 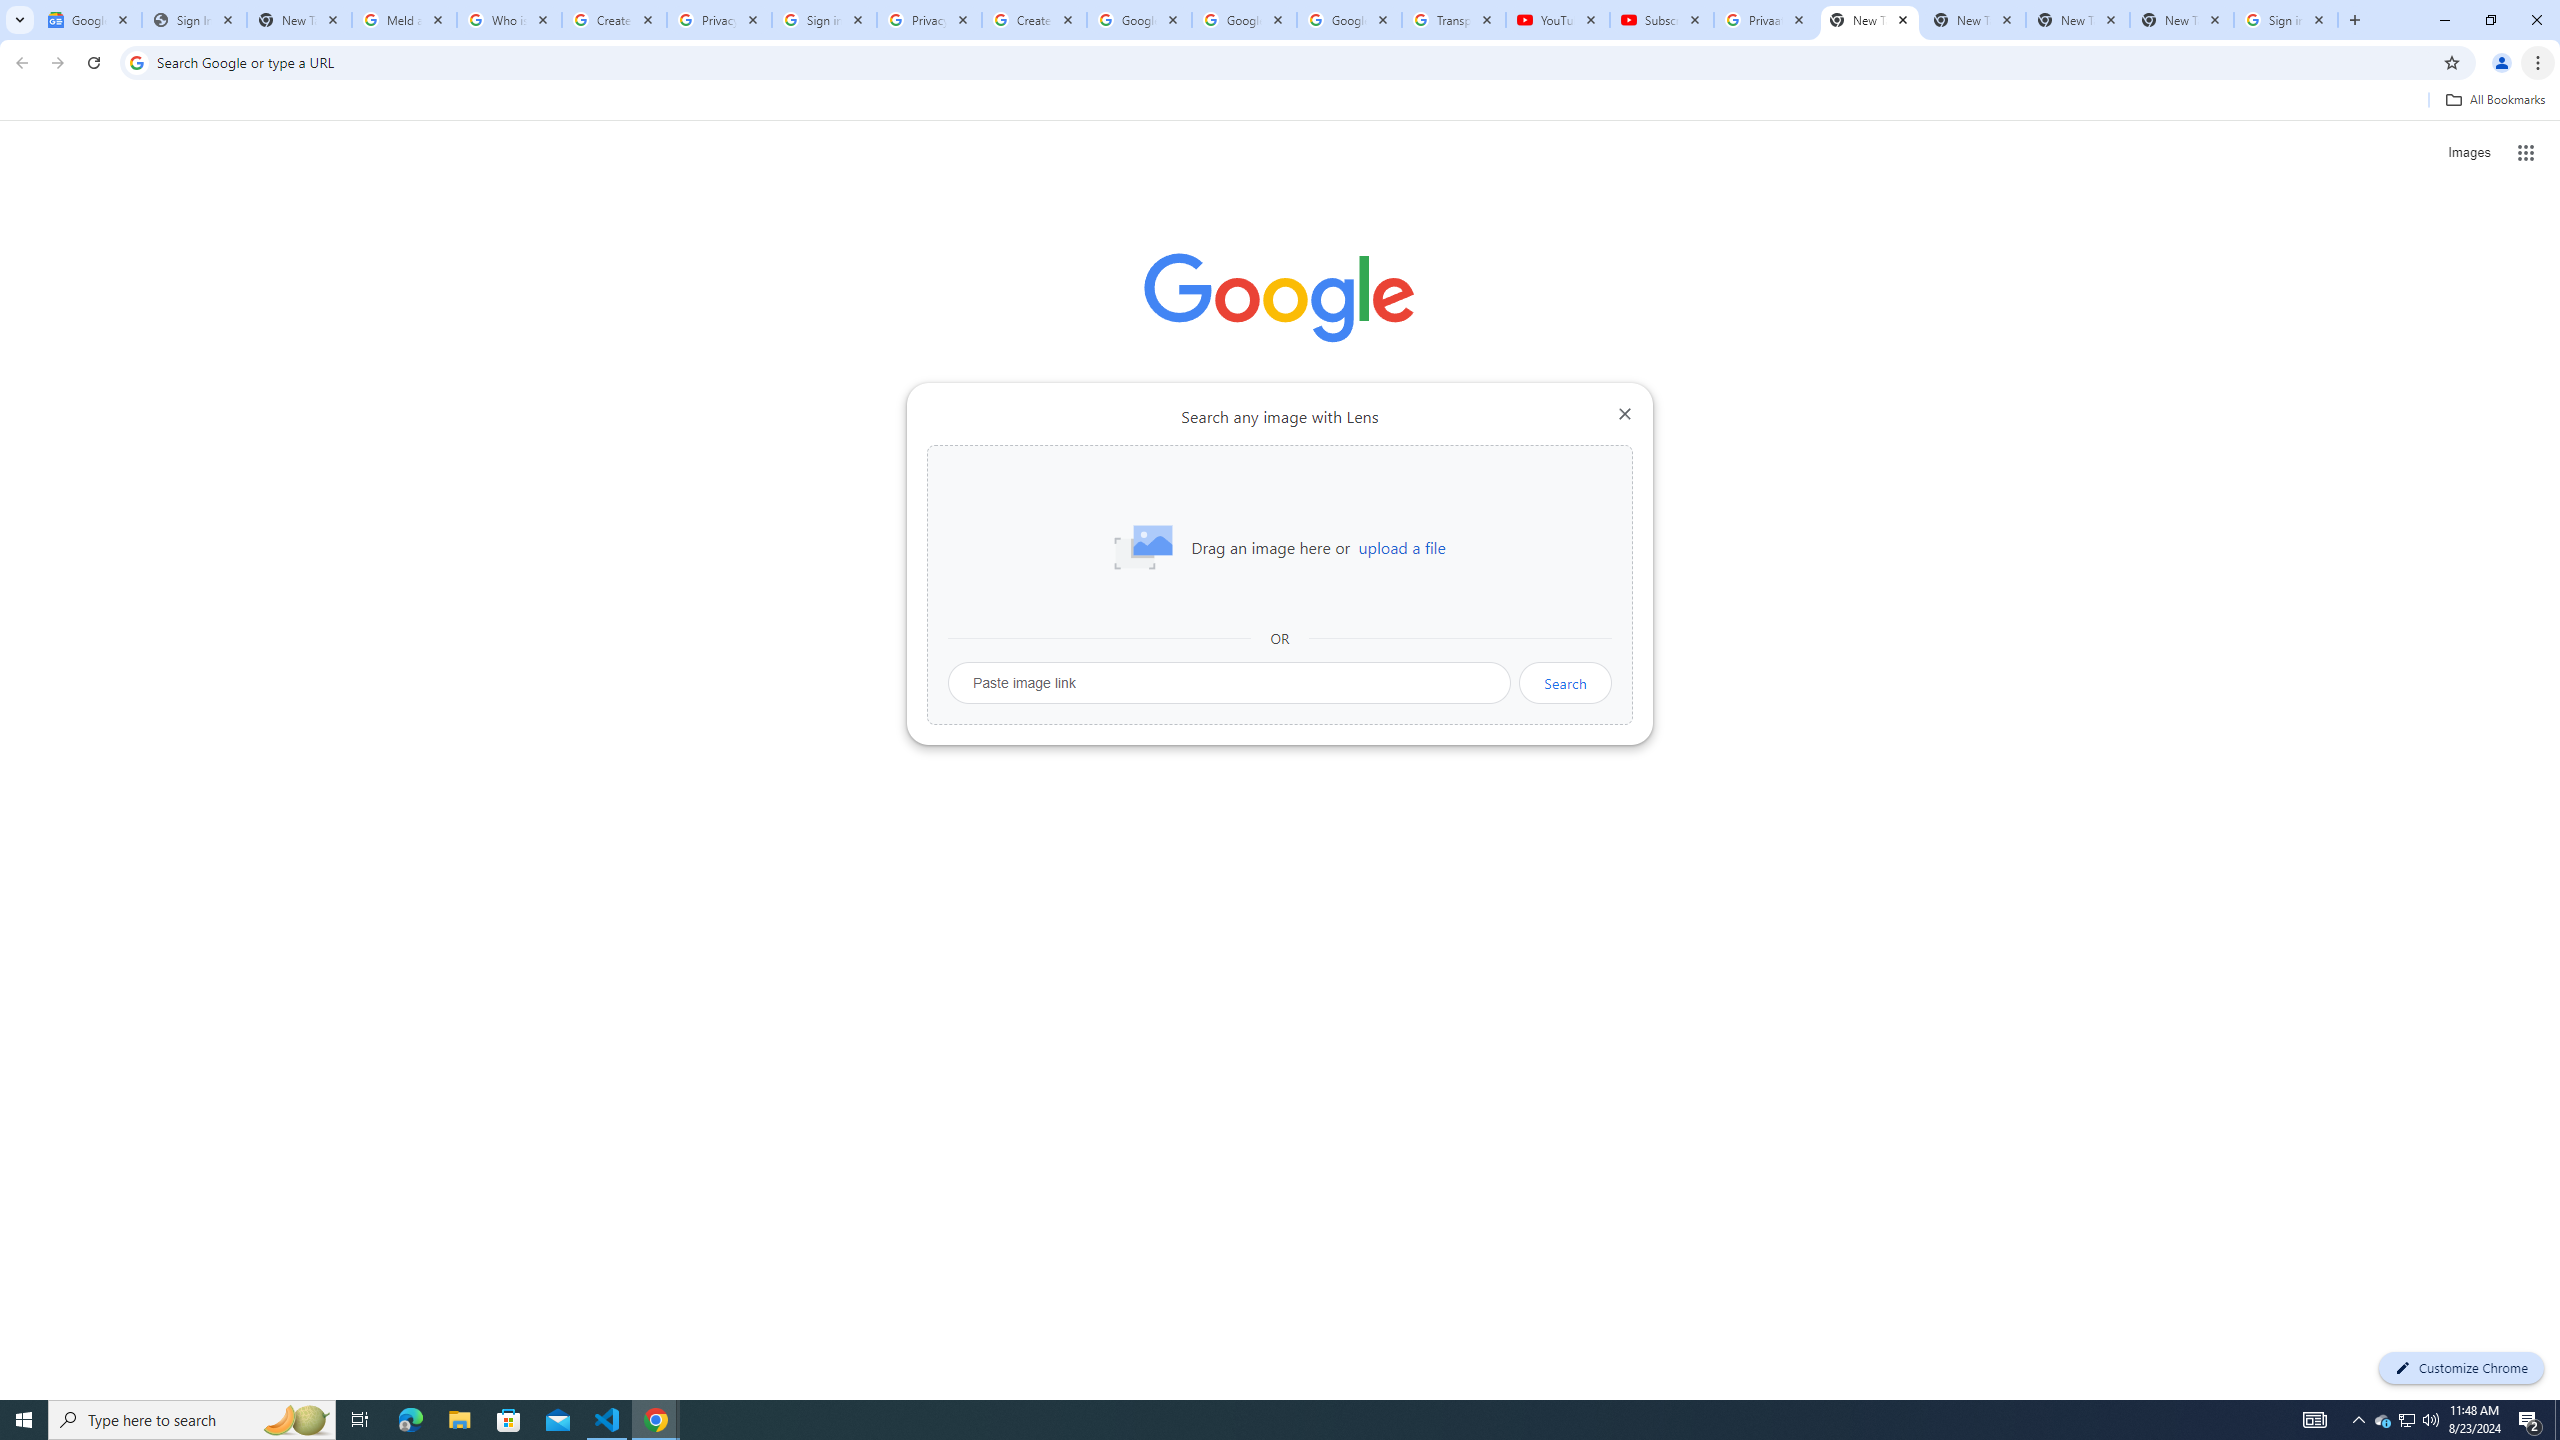 What do you see at coordinates (1557, 19) in the screenshot?
I see `'YouTube'` at bounding box center [1557, 19].